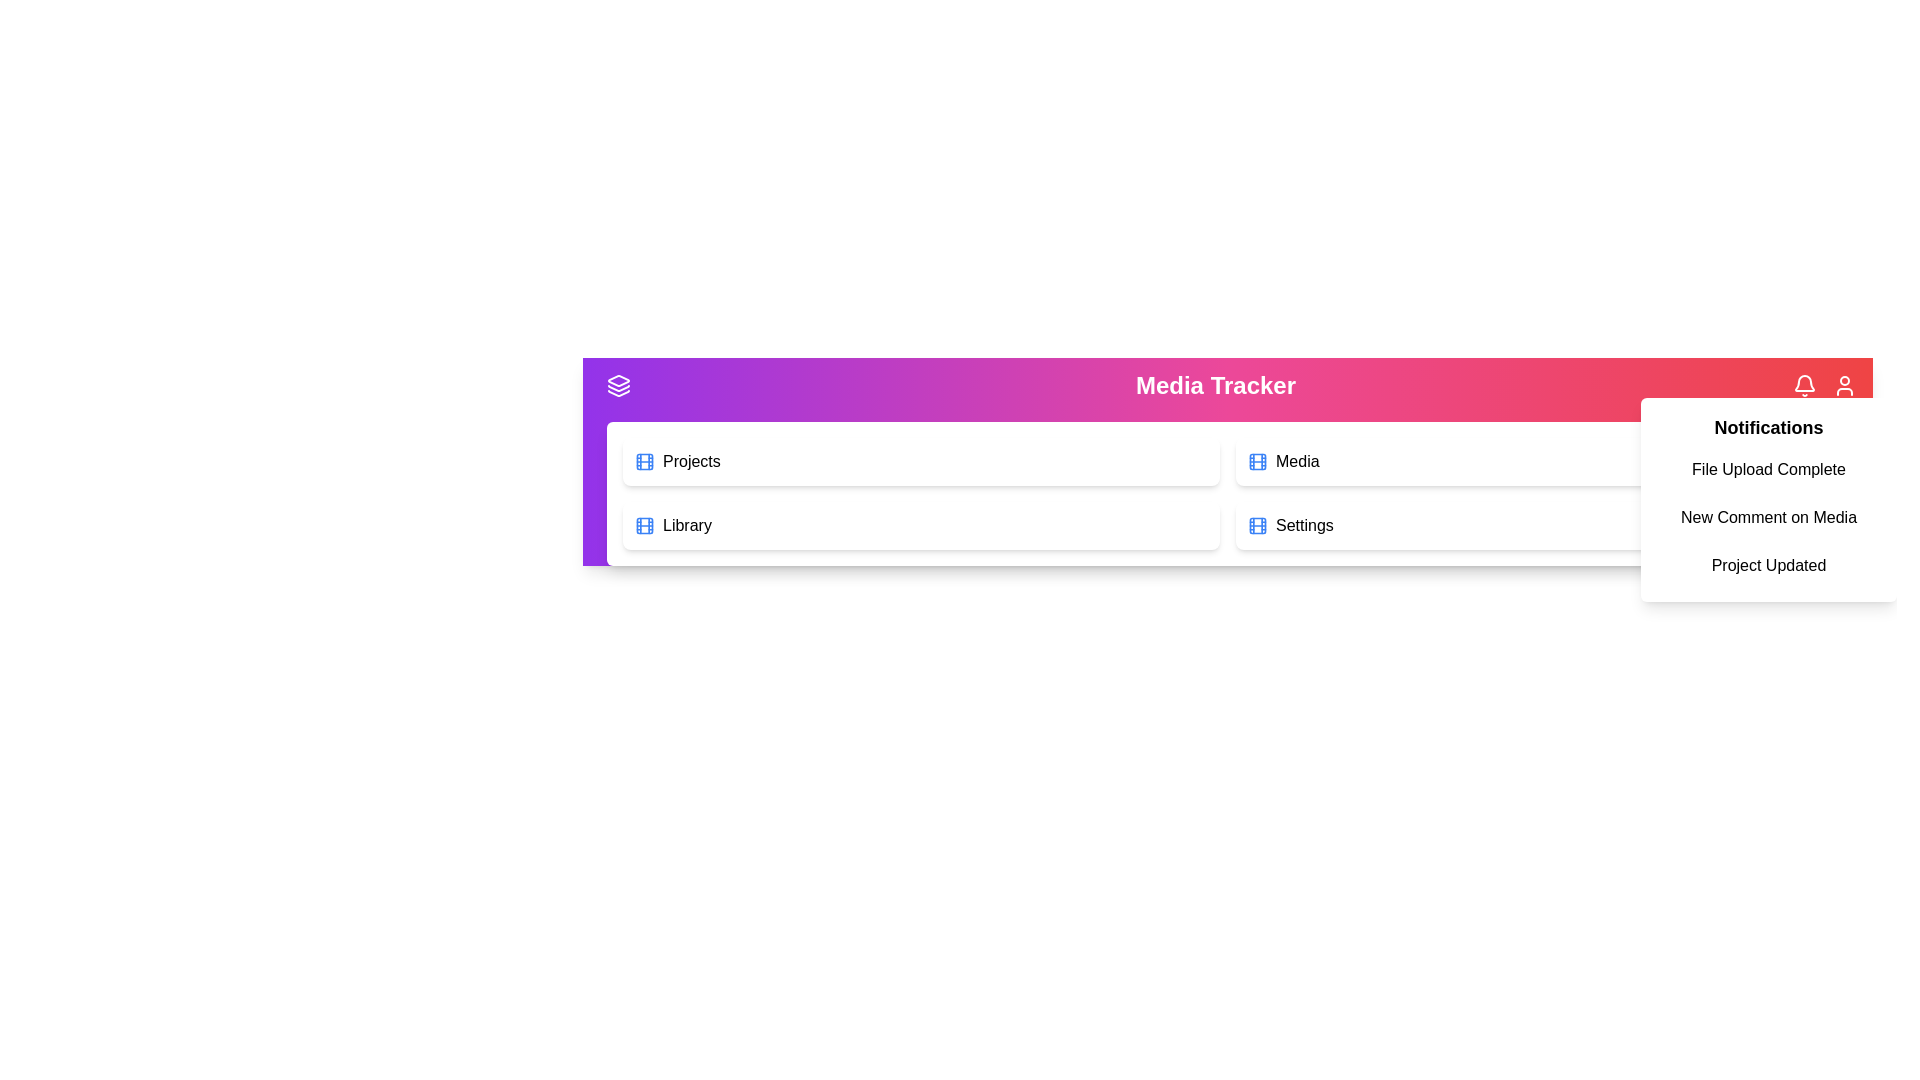  I want to click on the navigation menu item Settings, so click(1533, 524).